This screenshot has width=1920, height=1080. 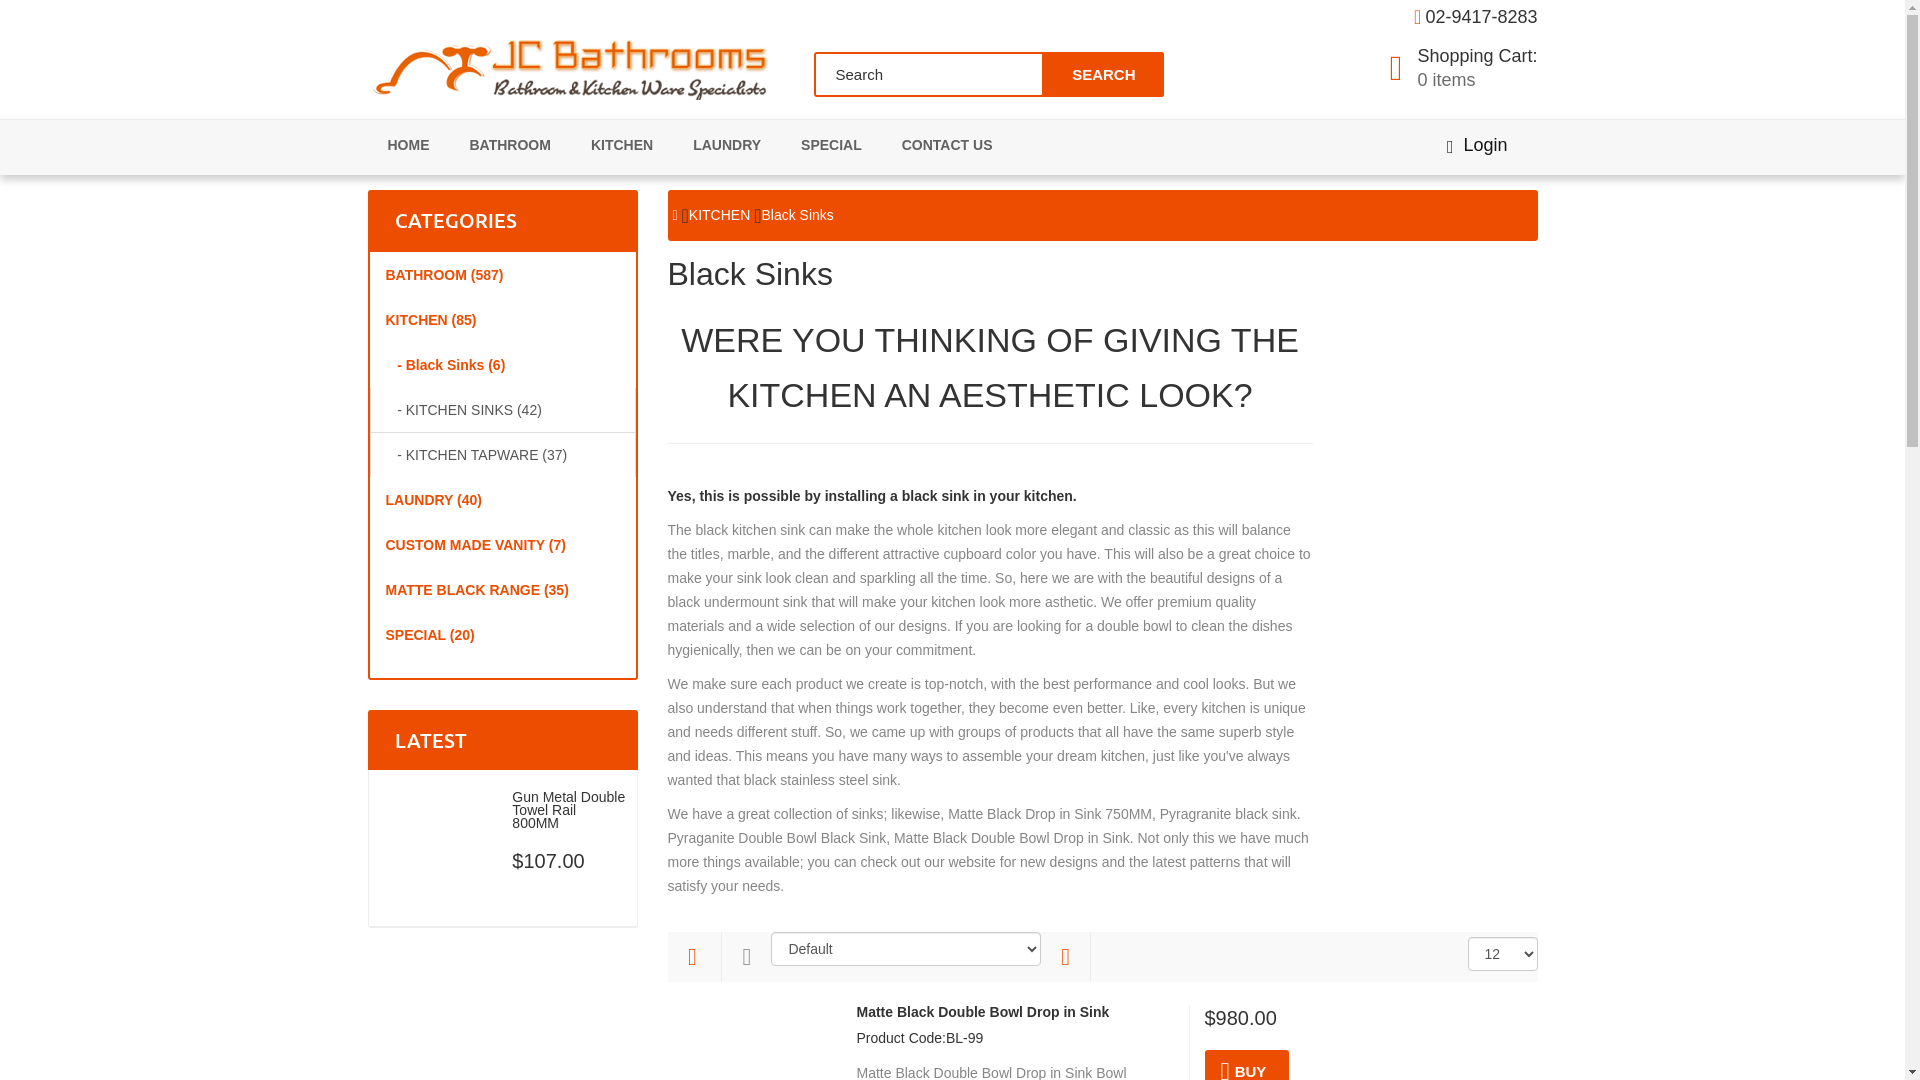 What do you see at coordinates (369, 365) in the screenshot?
I see `'   - Black Sinks (6)'` at bounding box center [369, 365].